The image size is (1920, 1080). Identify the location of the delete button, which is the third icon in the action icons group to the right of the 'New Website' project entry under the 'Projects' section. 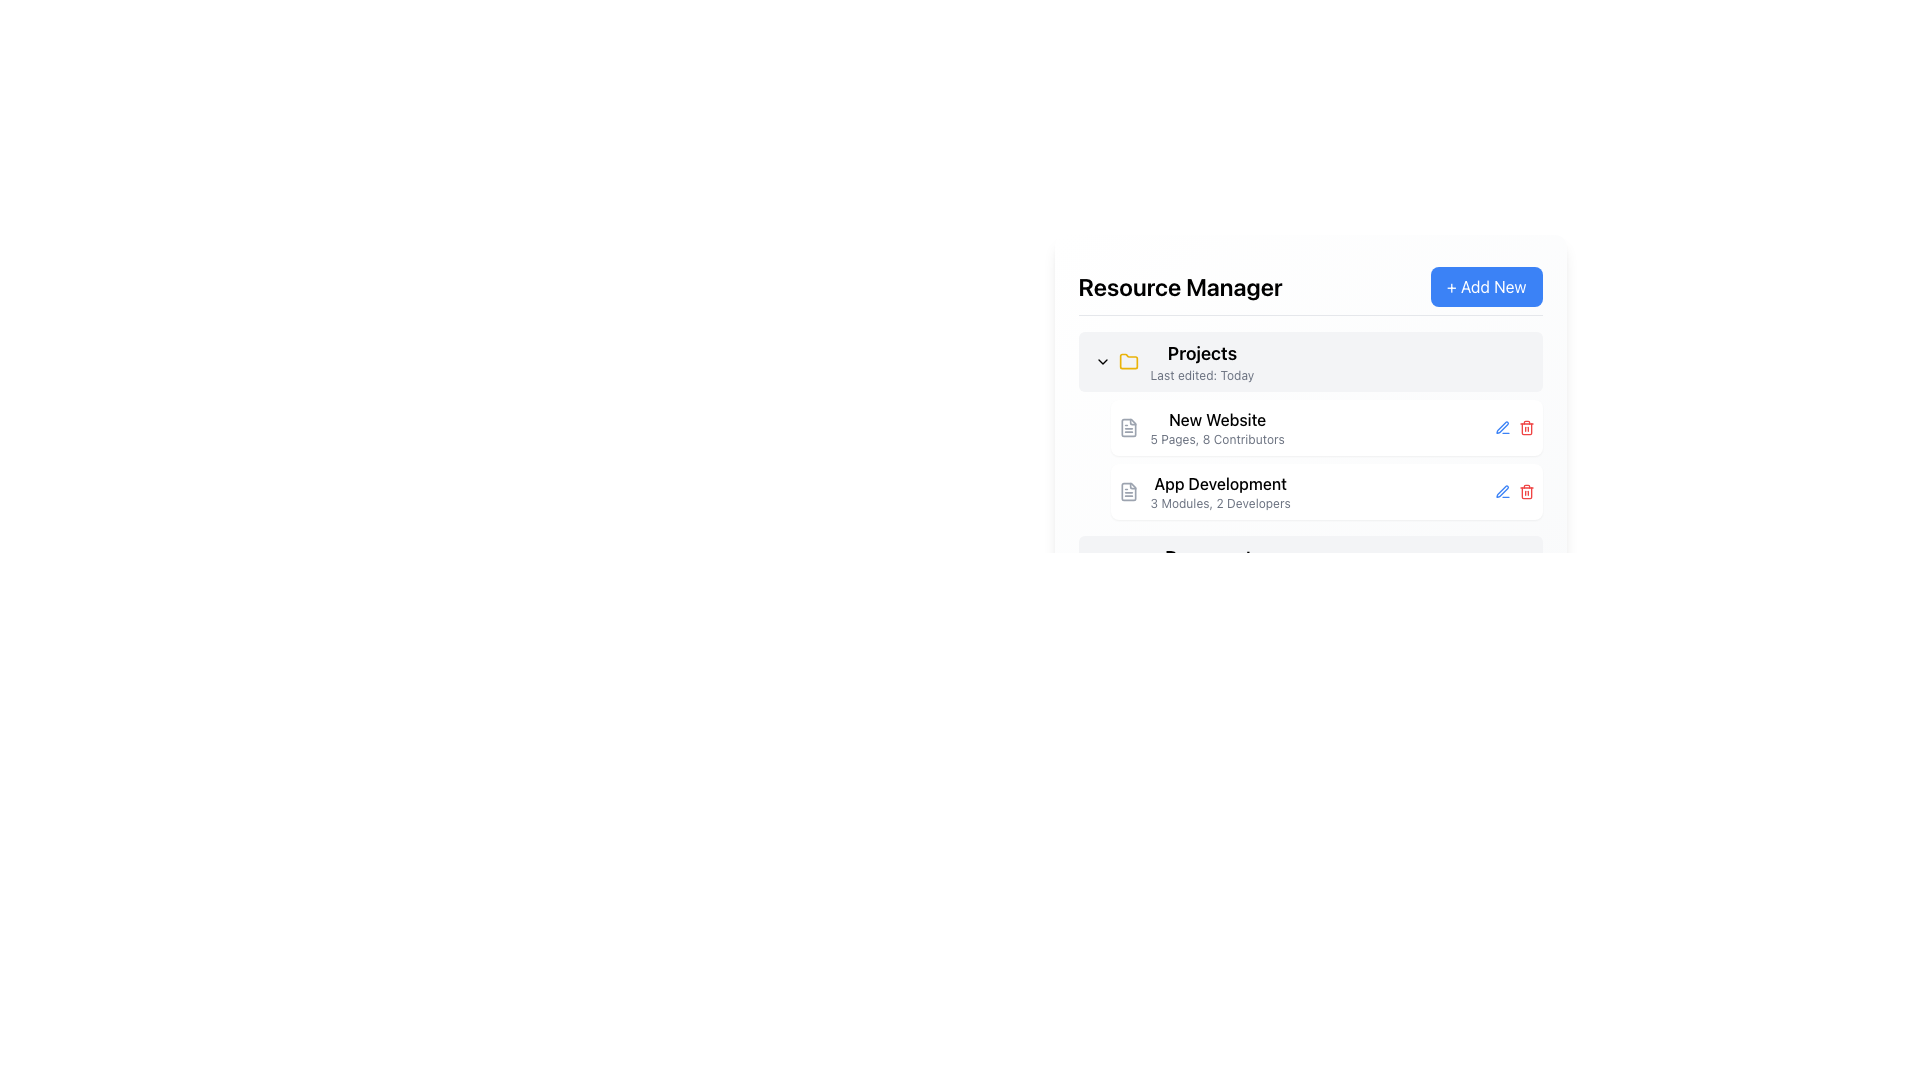
(1525, 427).